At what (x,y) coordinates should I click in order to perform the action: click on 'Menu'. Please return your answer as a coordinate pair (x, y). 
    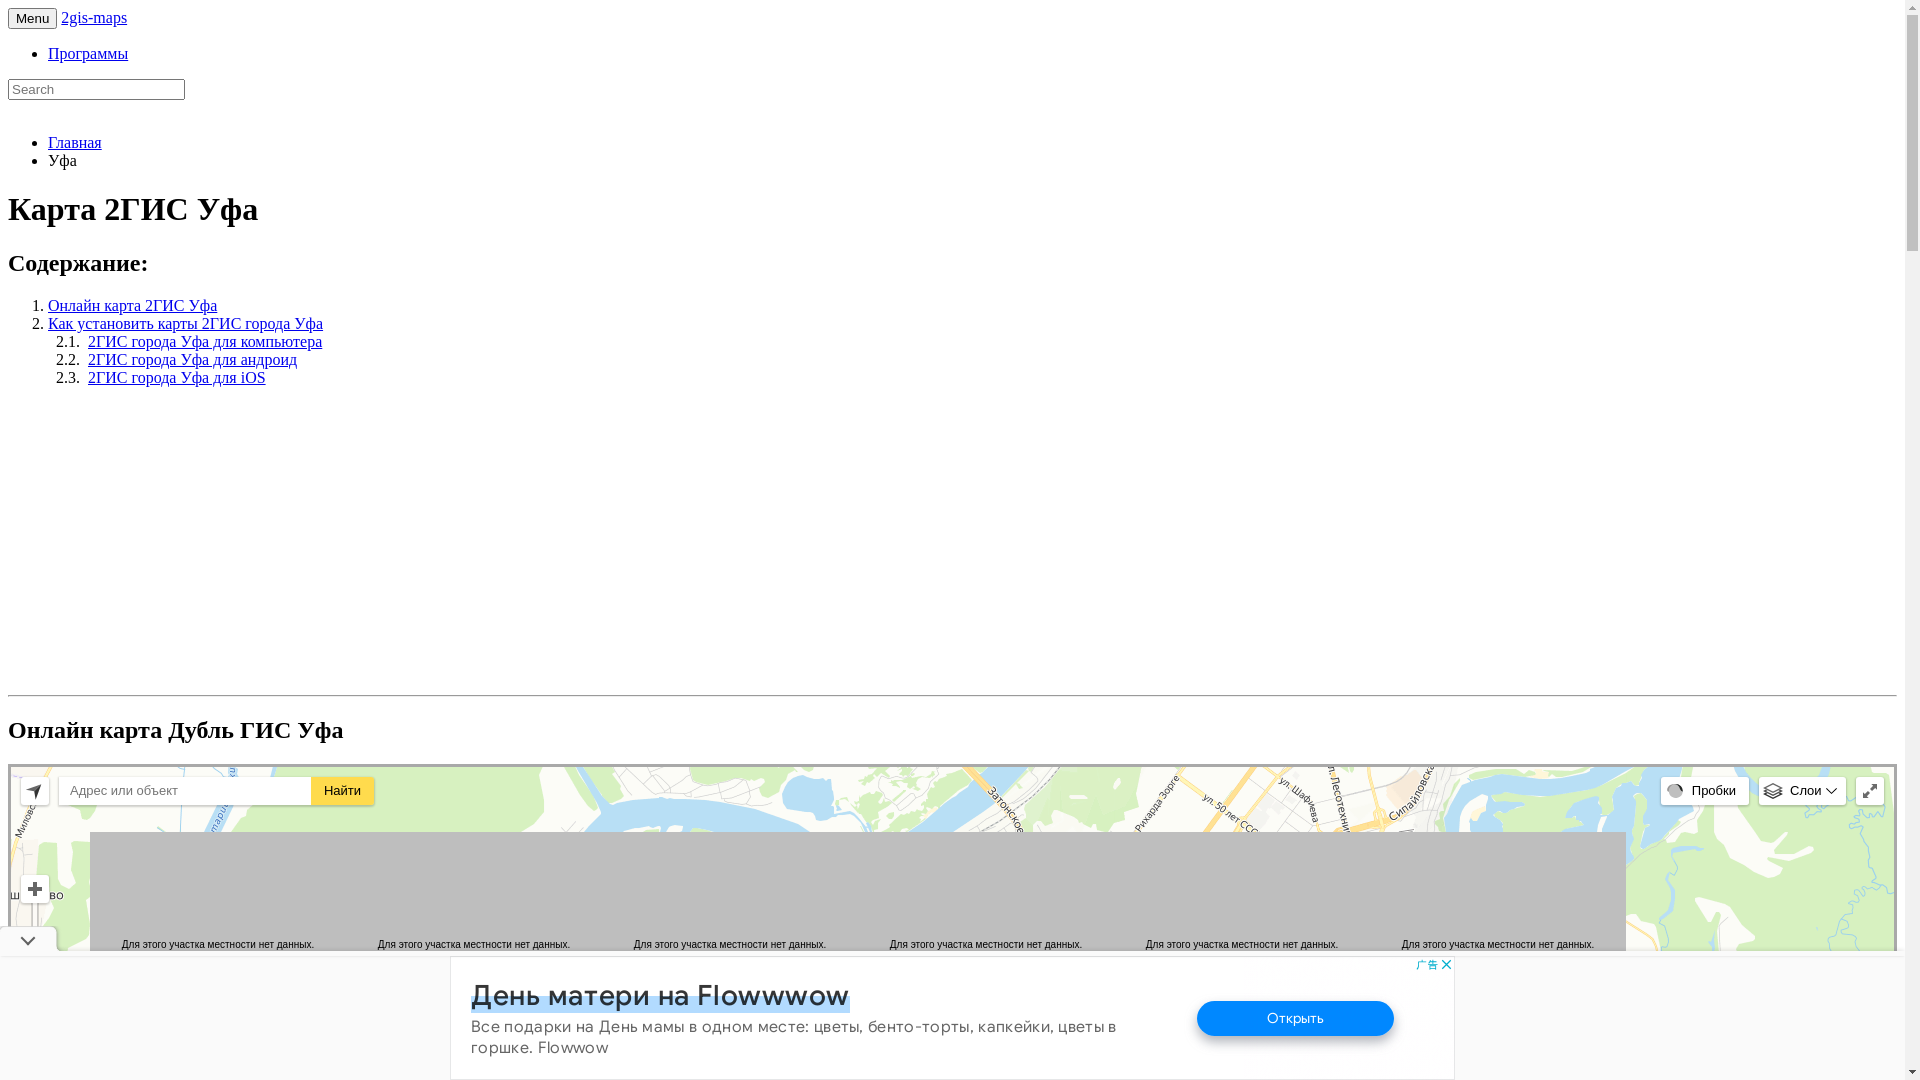
    Looking at the image, I should click on (32, 18).